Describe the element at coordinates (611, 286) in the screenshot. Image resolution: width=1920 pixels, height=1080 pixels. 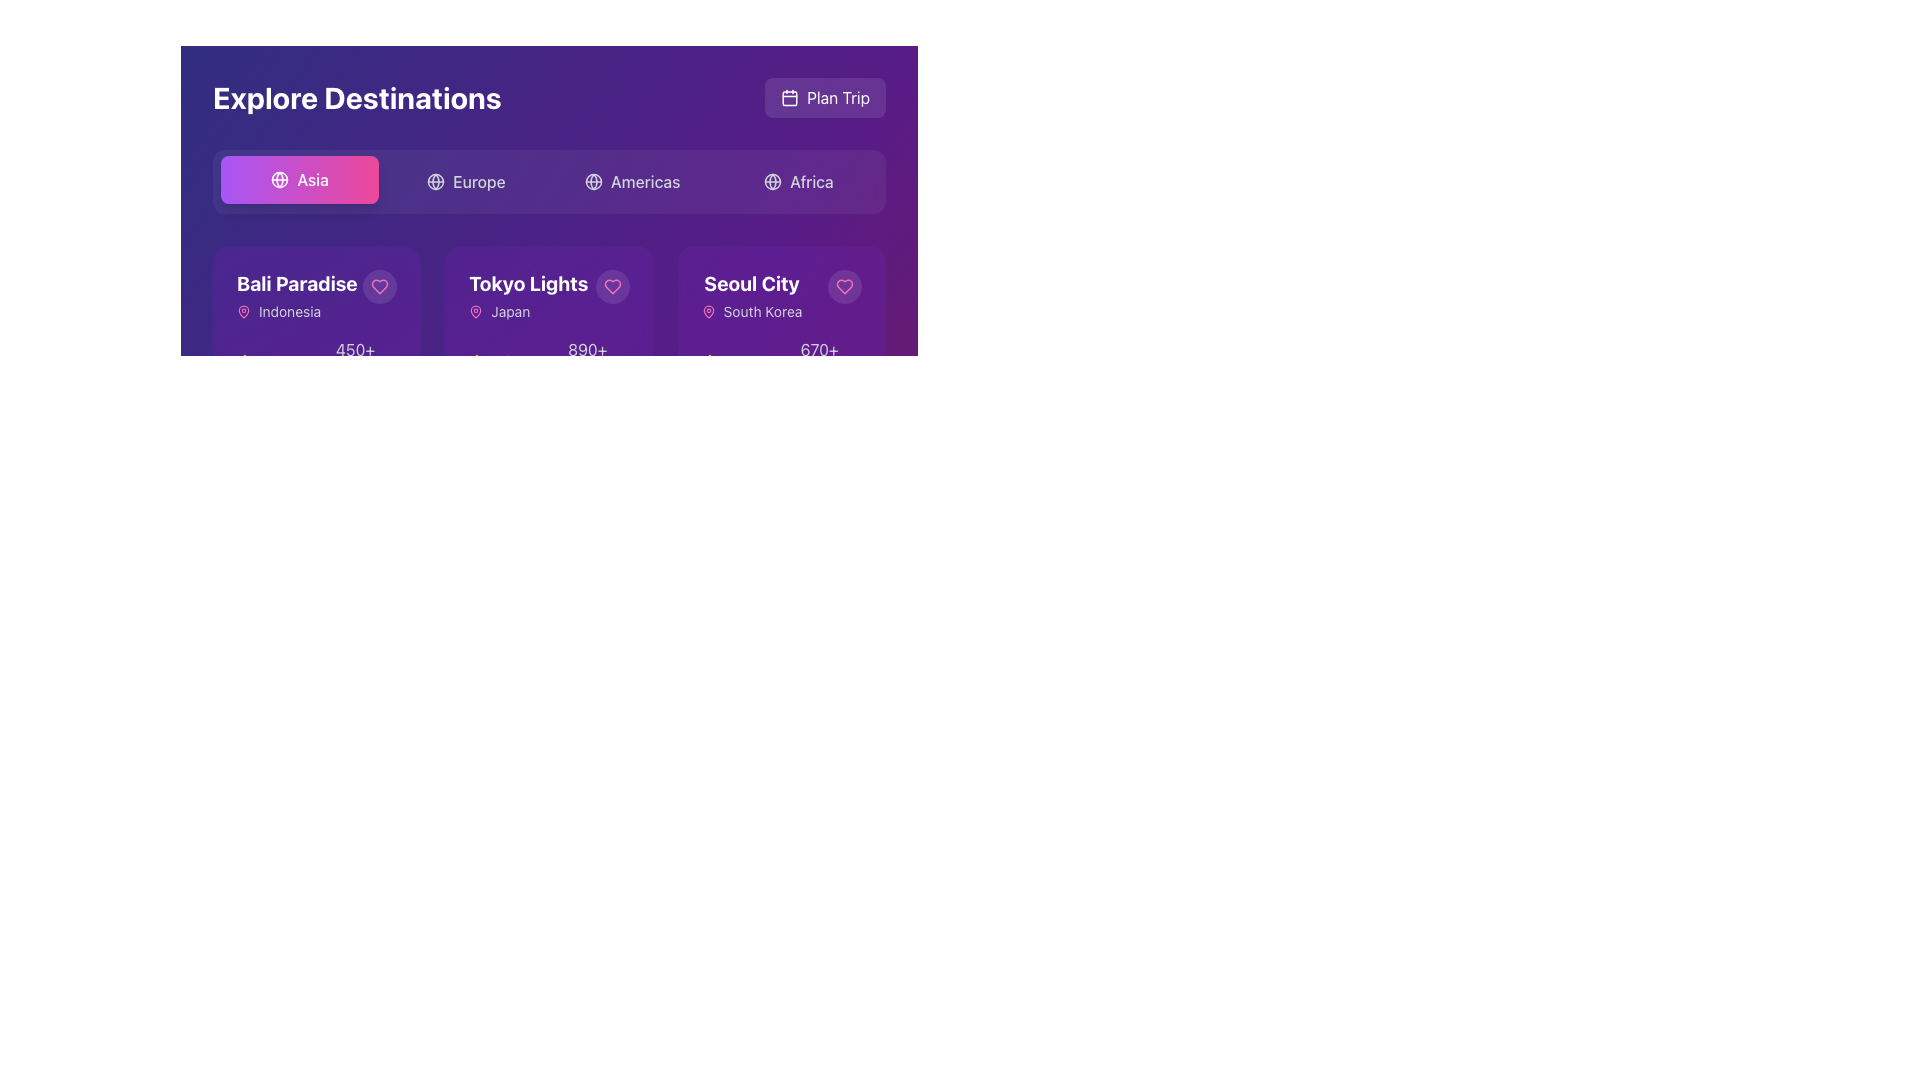
I see `the heart icon in the upper-right corner of the 'Tokyo Lights' destination card` at that location.